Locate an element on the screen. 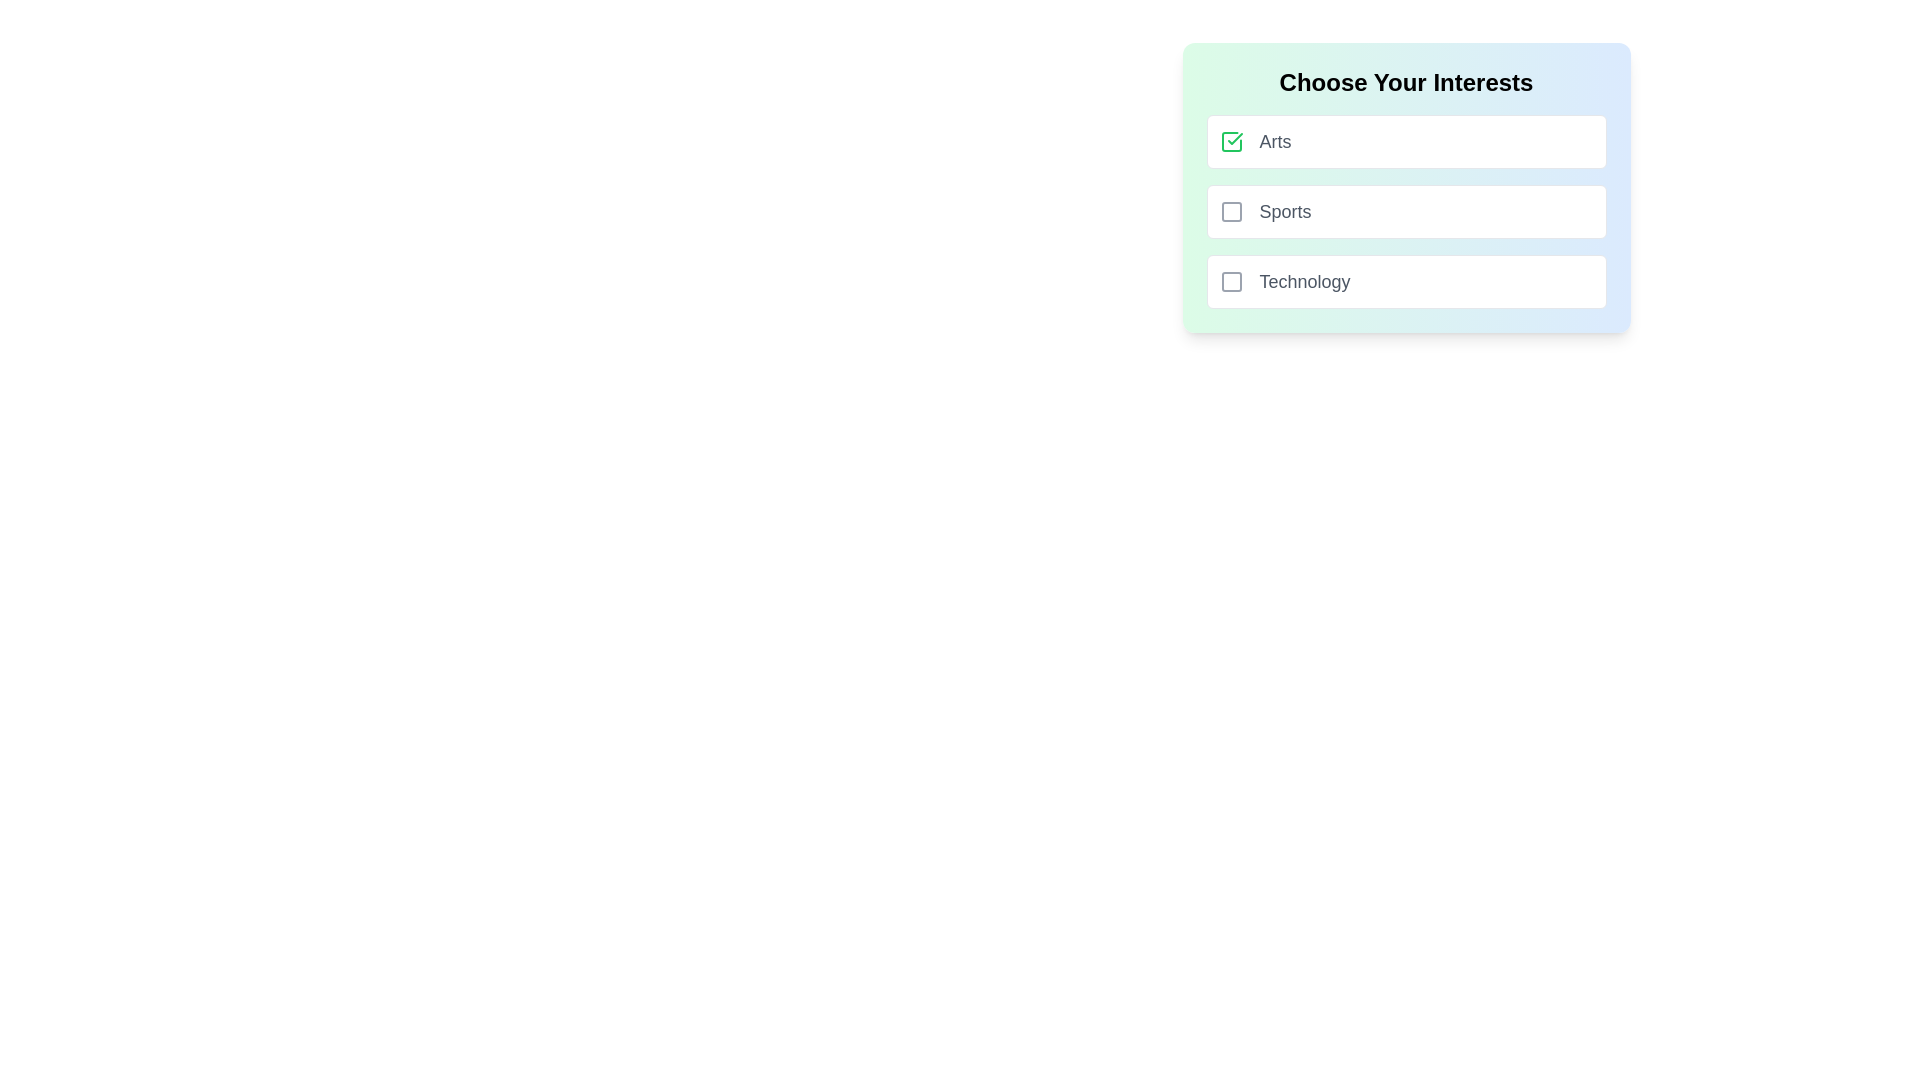 The width and height of the screenshot is (1920, 1080). the checkbox corresponding to Technology is located at coordinates (1230, 281).